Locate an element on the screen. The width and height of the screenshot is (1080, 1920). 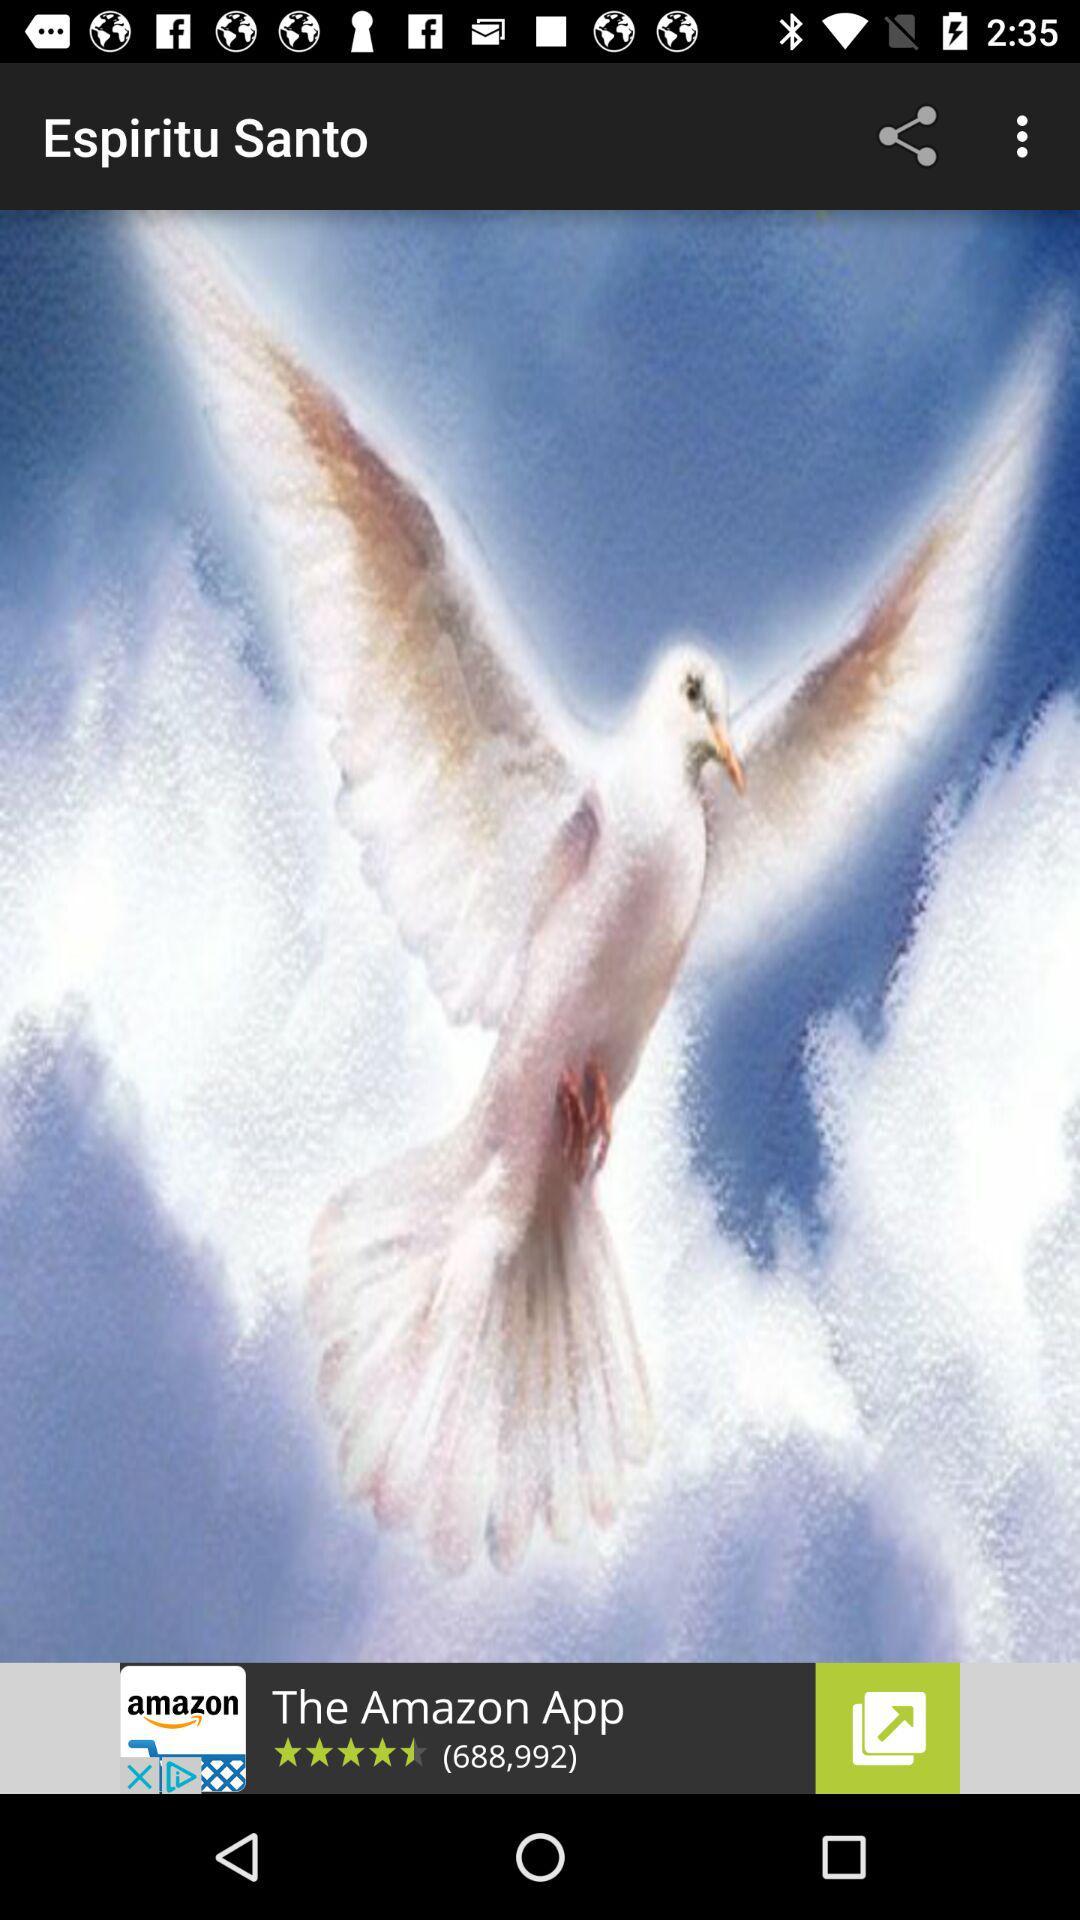
advertisement is located at coordinates (540, 1727).